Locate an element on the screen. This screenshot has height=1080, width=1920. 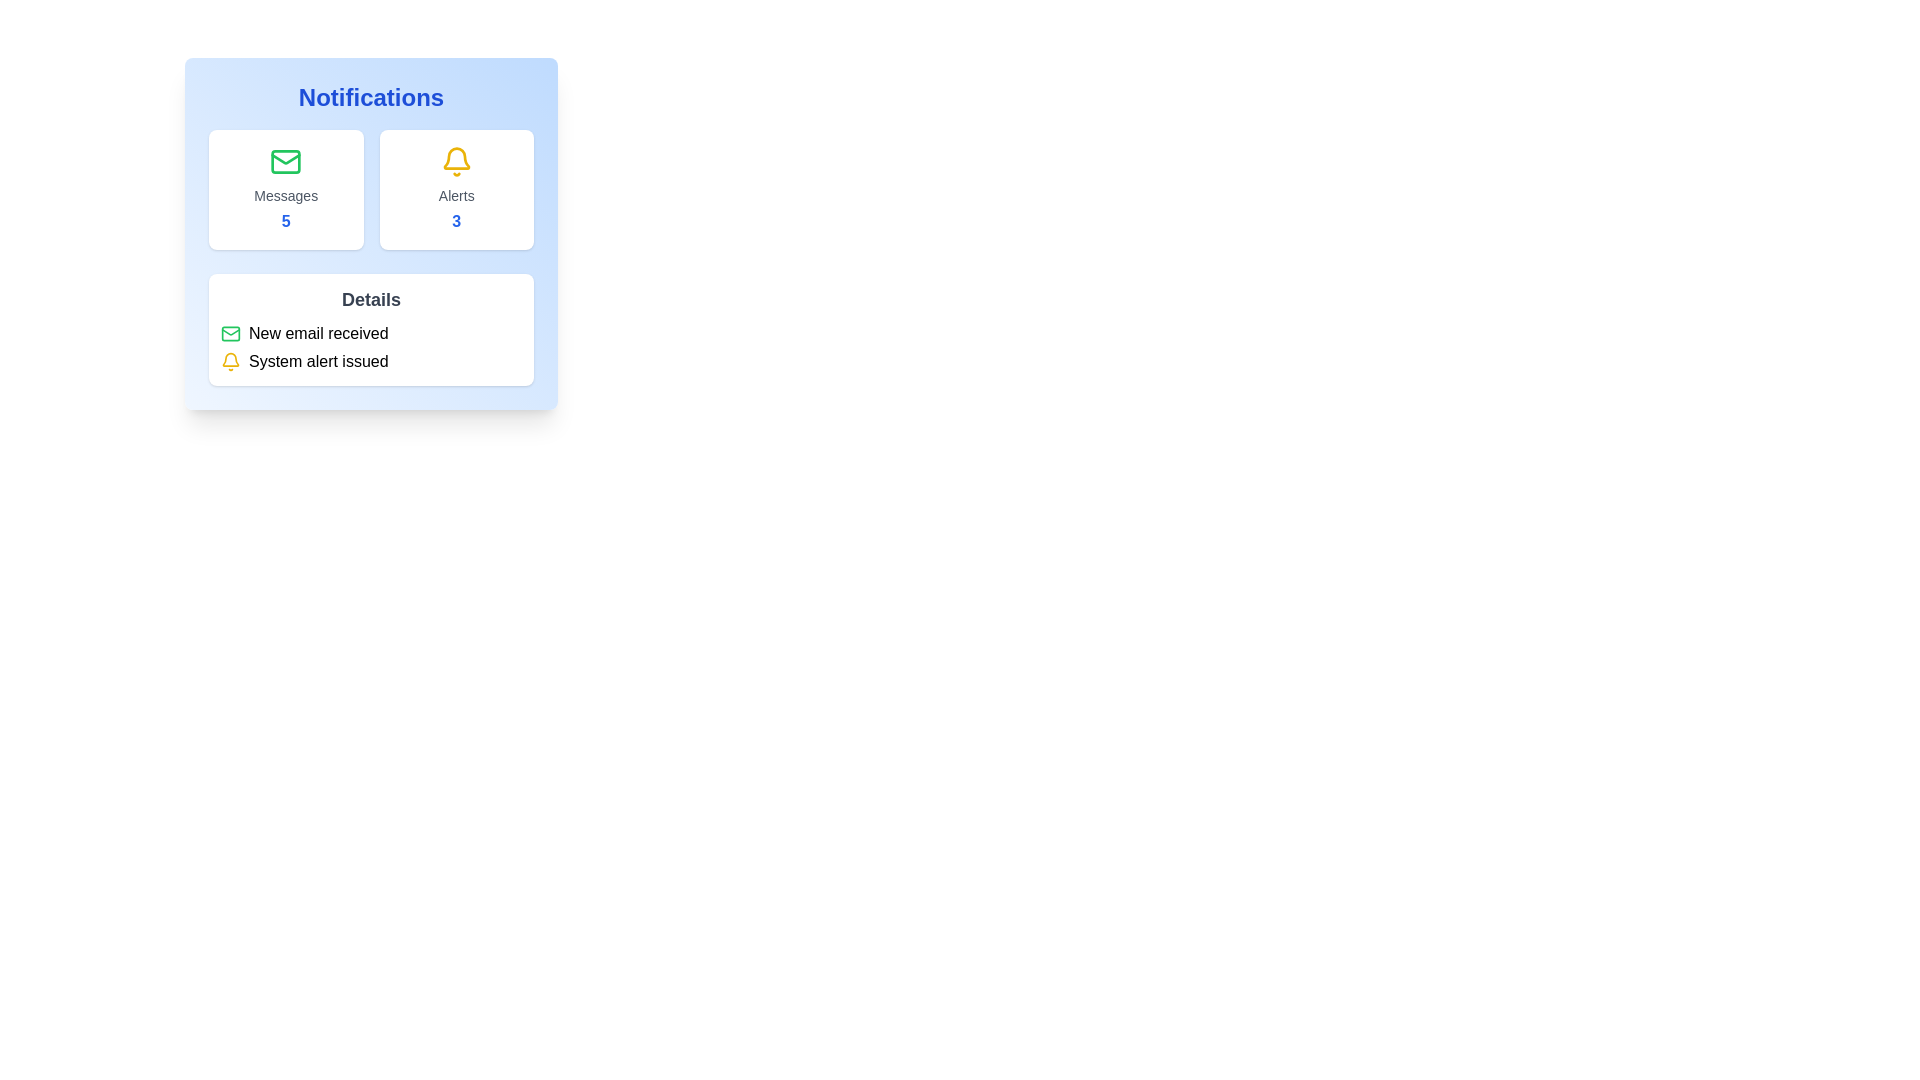
the bottom part of the bell icon located in the 'Alerts' section, which is right of the 'Messages' section is located at coordinates (455, 157).